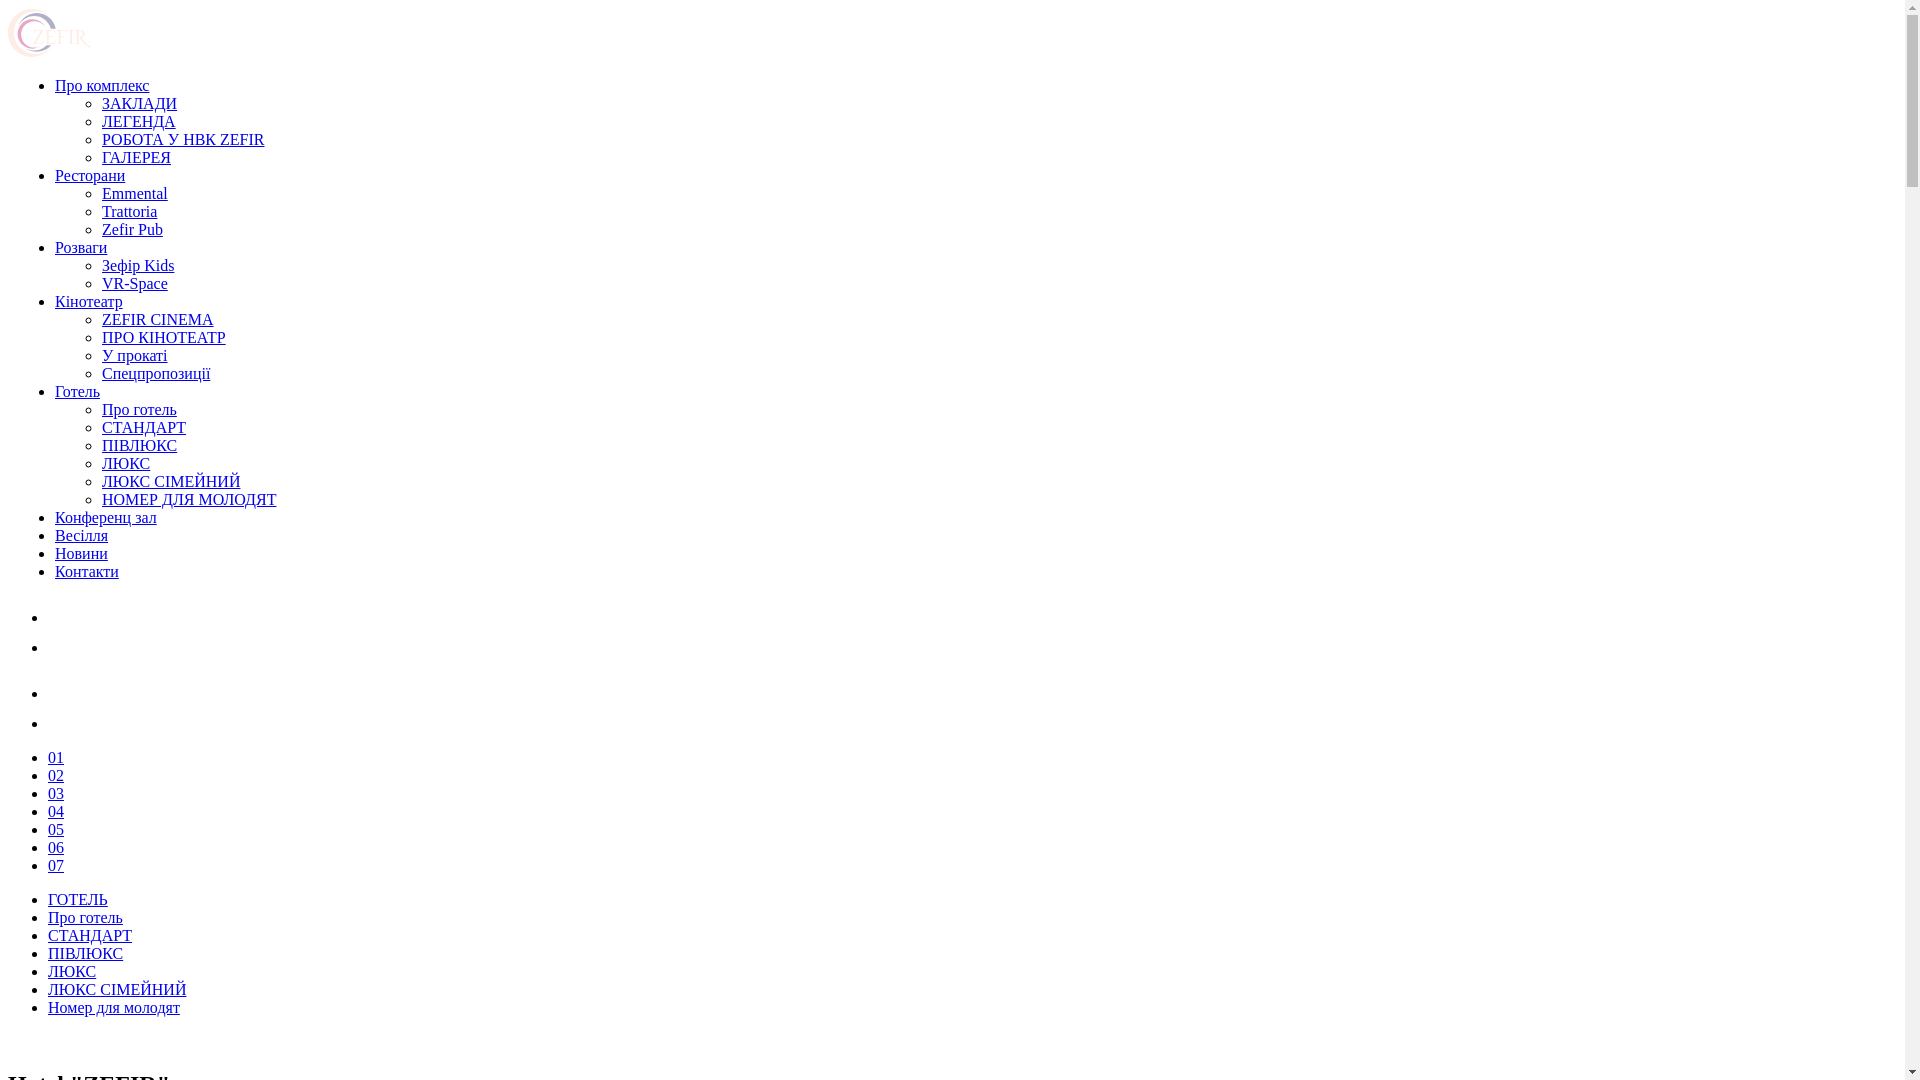 Image resolution: width=1920 pixels, height=1080 pixels. What do you see at coordinates (56, 774) in the screenshot?
I see `'02'` at bounding box center [56, 774].